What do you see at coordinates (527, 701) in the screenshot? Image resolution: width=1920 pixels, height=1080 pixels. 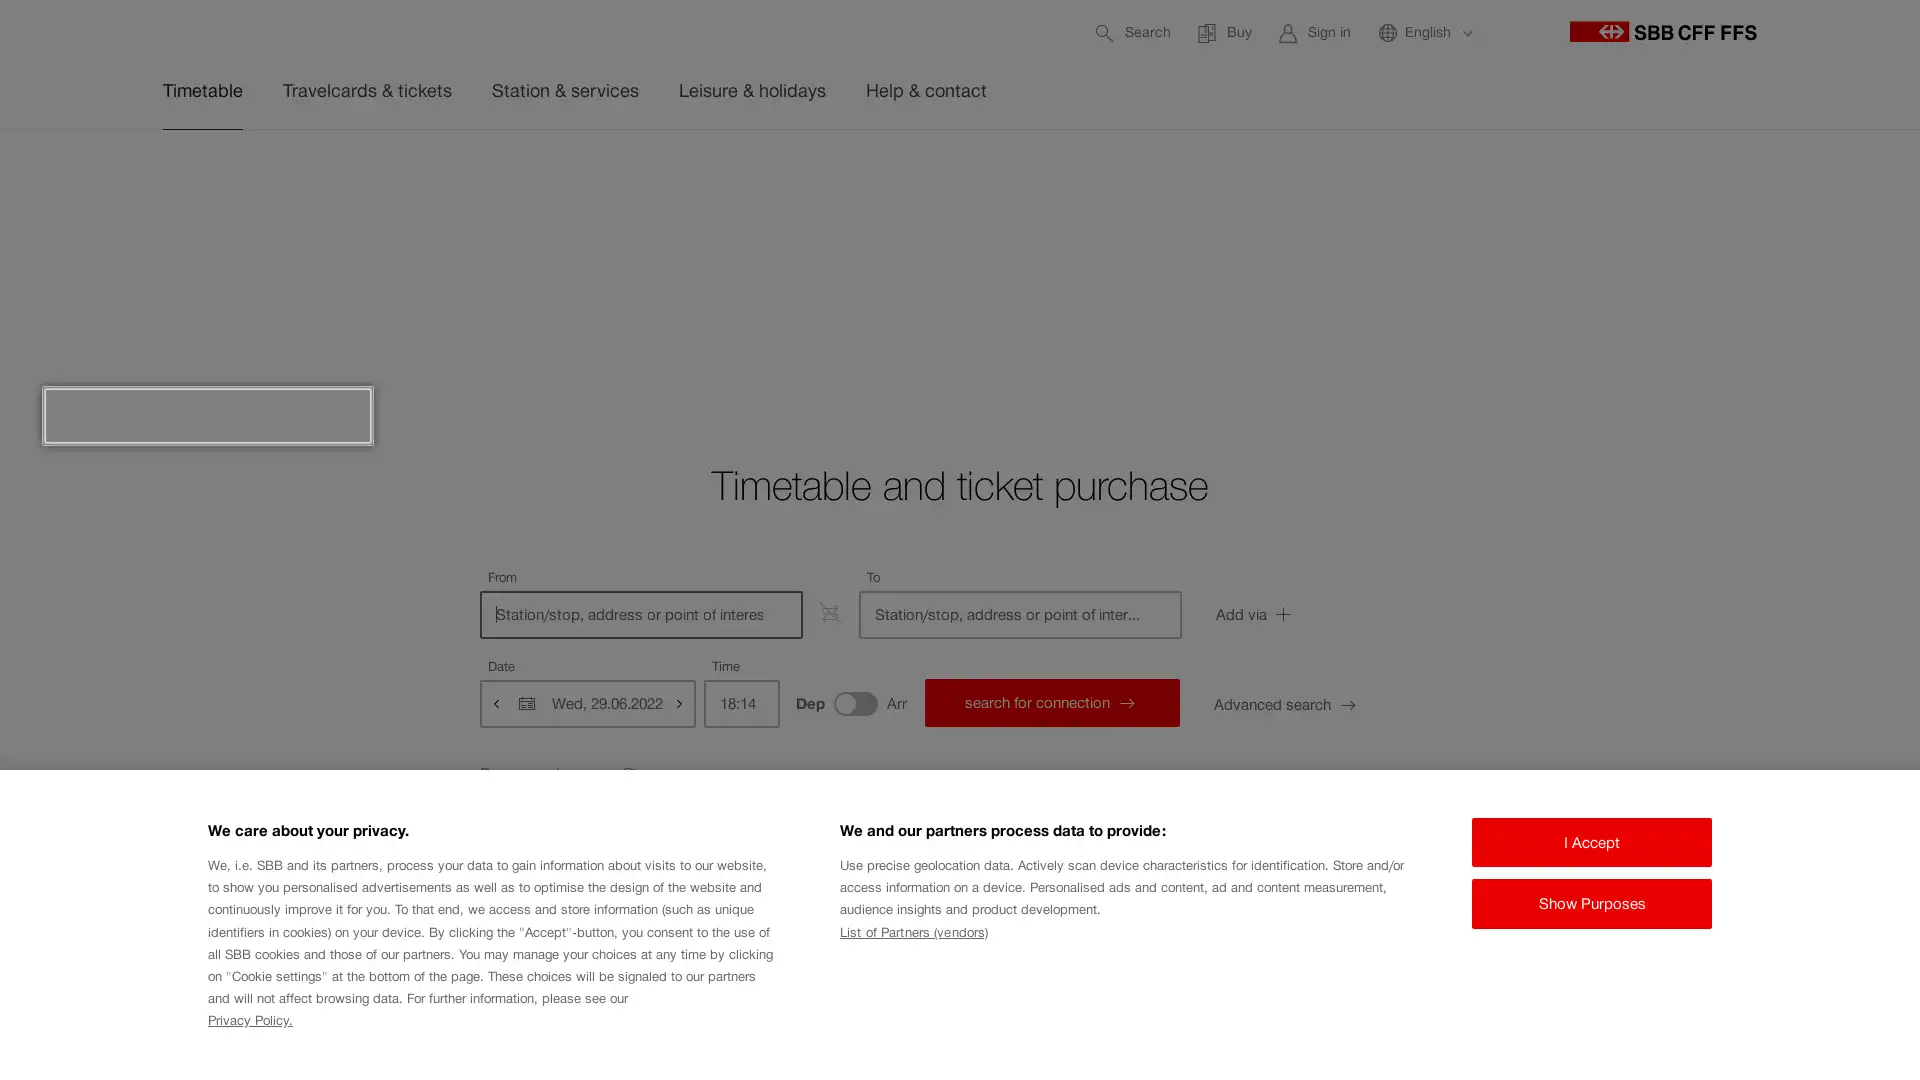 I see `Display calendar` at bounding box center [527, 701].